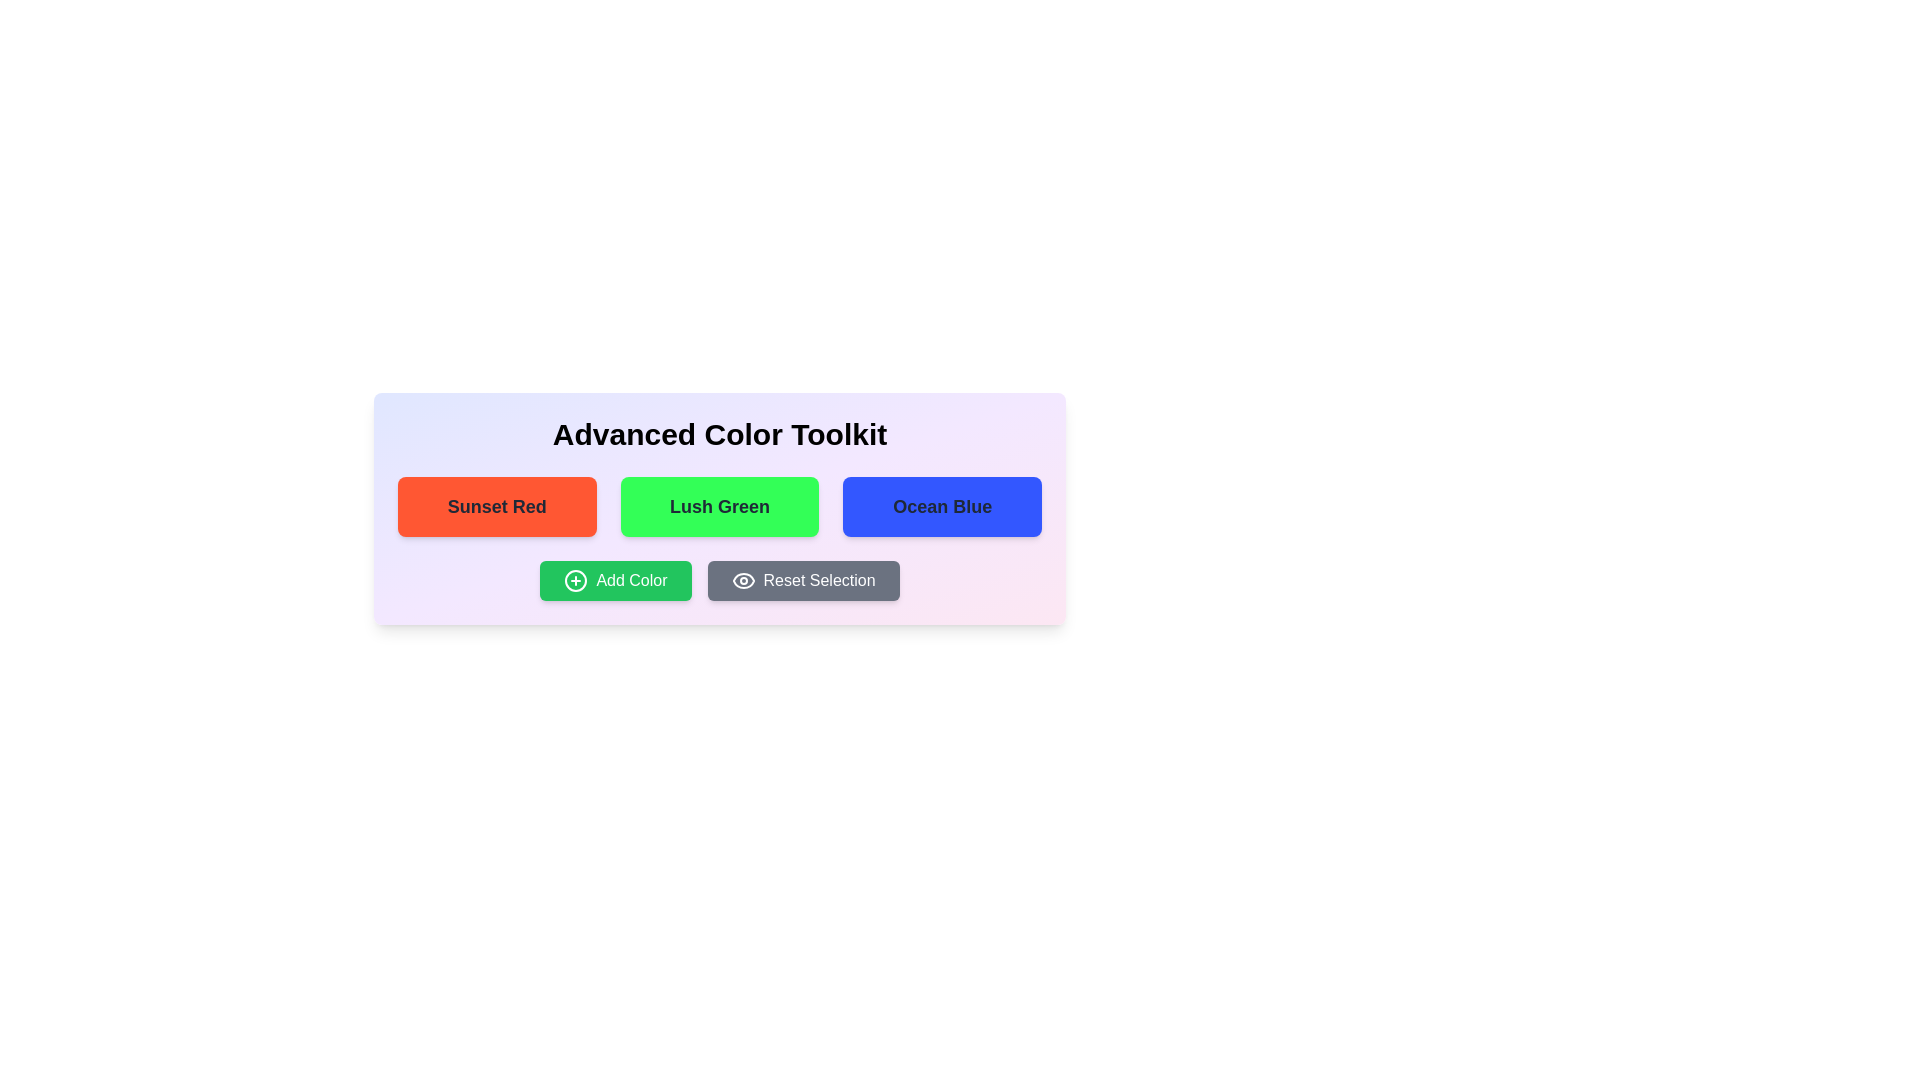  What do you see at coordinates (614, 581) in the screenshot?
I see `the 'Add Color' button` at bounding box center [614, 581].